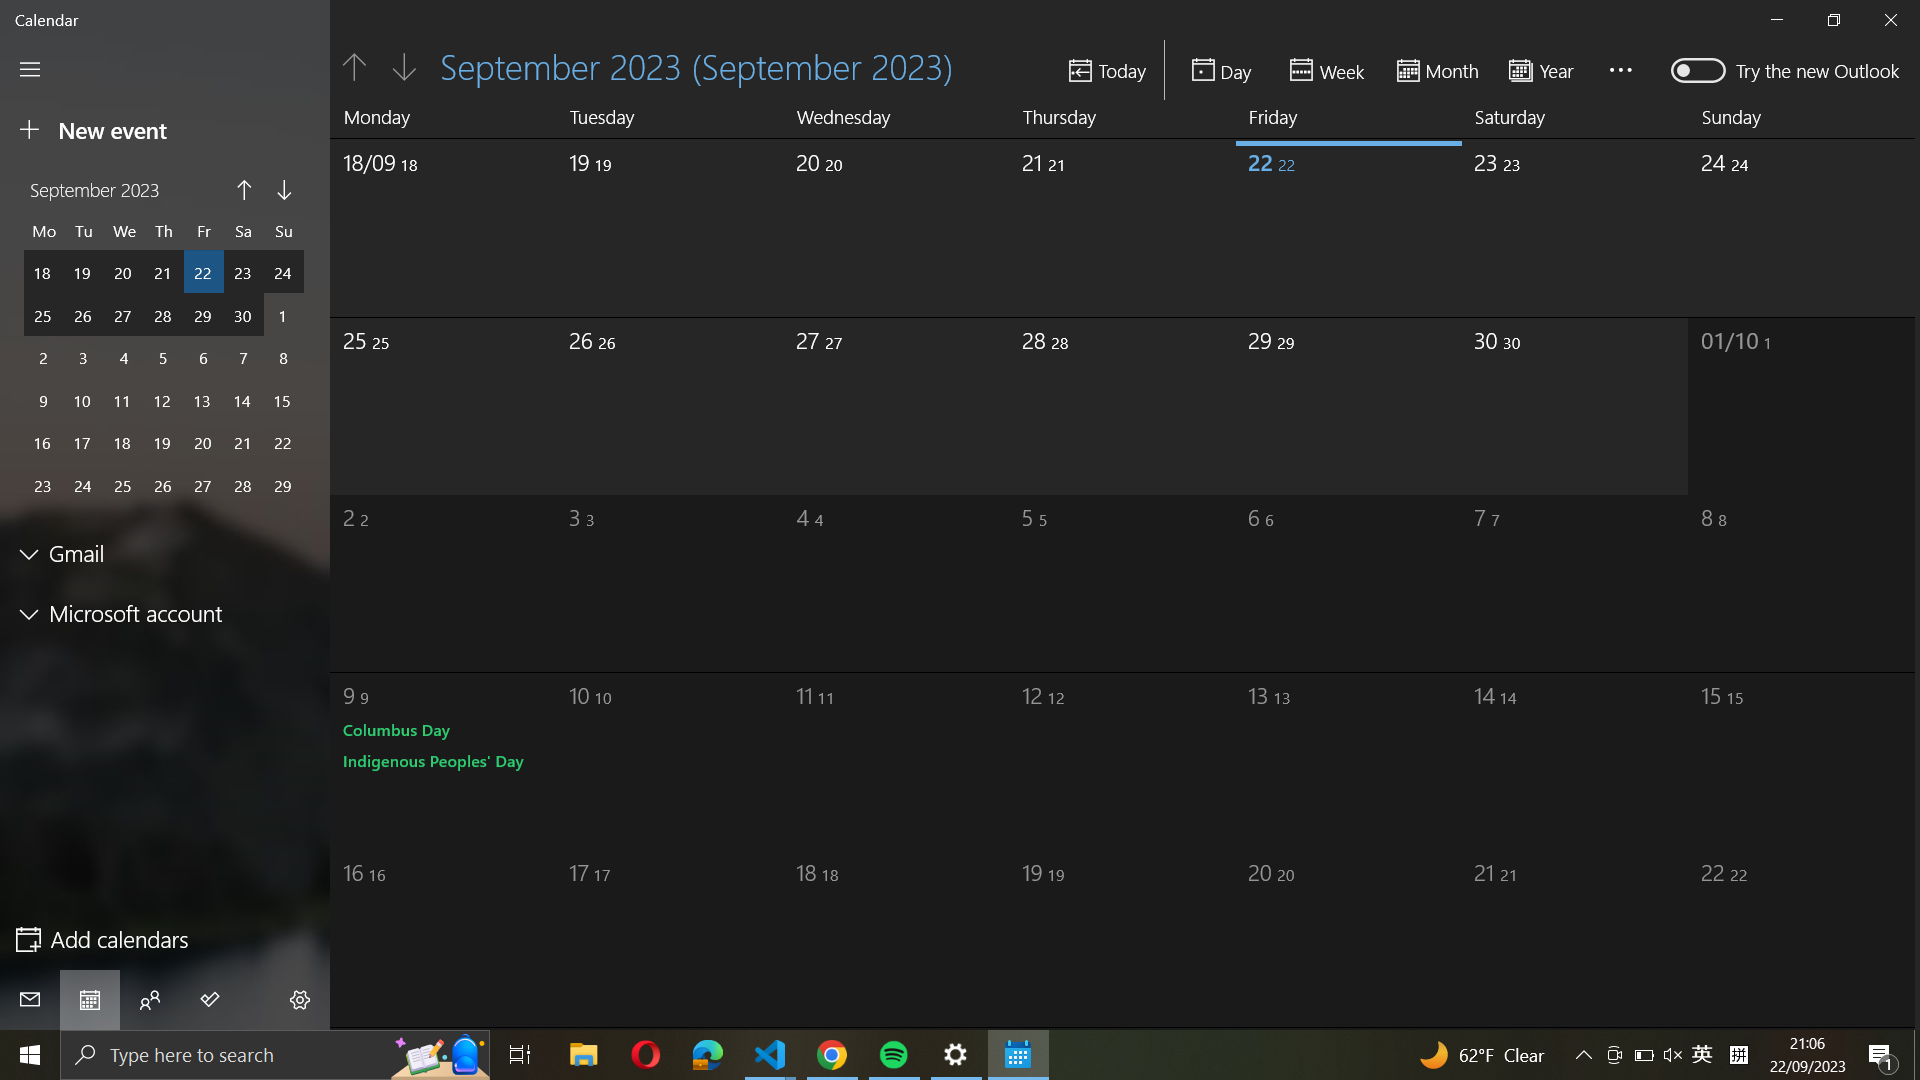 The width and height of the screenshot is (1920, 1080). I want to click on Insert new activities in Columbus Day schedule, so click(397, 730).